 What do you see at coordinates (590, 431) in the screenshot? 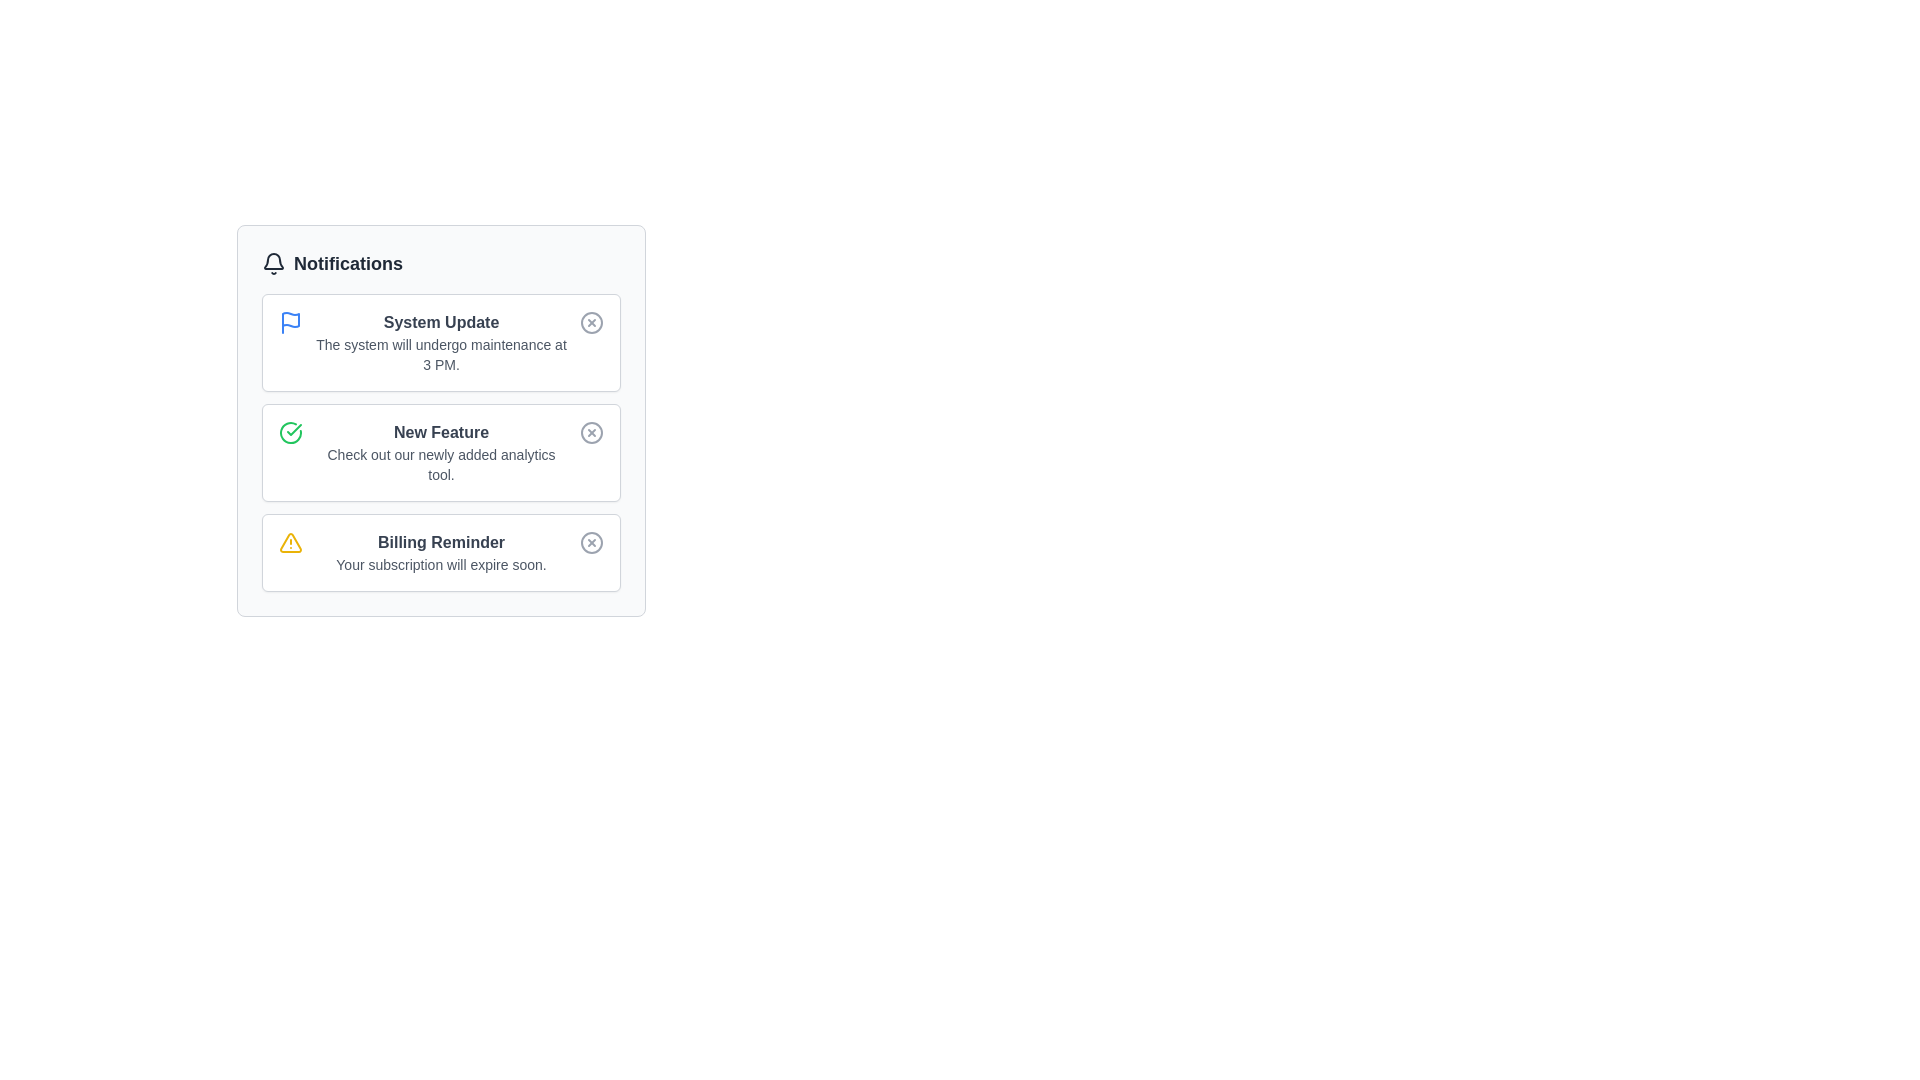
I see `the circular graphic element within the notification card titled 'New Feature', which frames the red close icon located at the right end of the card` at bounding box center [590, 431].